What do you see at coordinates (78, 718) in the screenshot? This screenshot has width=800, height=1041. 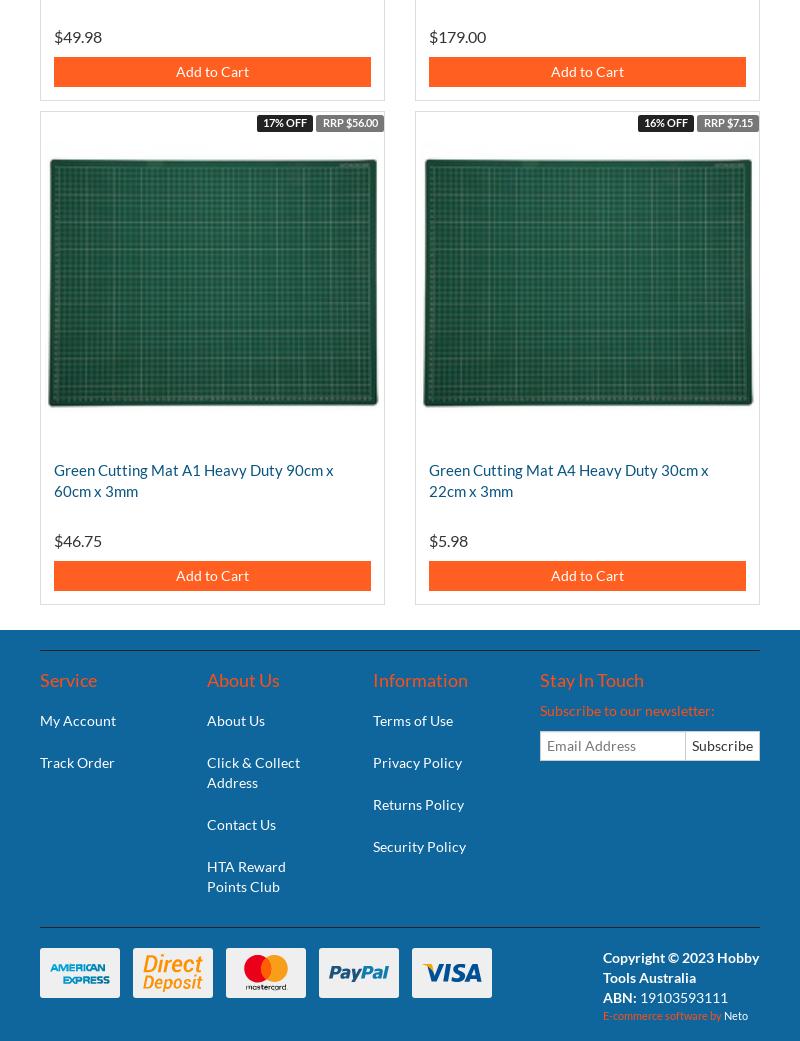 I see `'My Account'` at bounding box center [78, 718].